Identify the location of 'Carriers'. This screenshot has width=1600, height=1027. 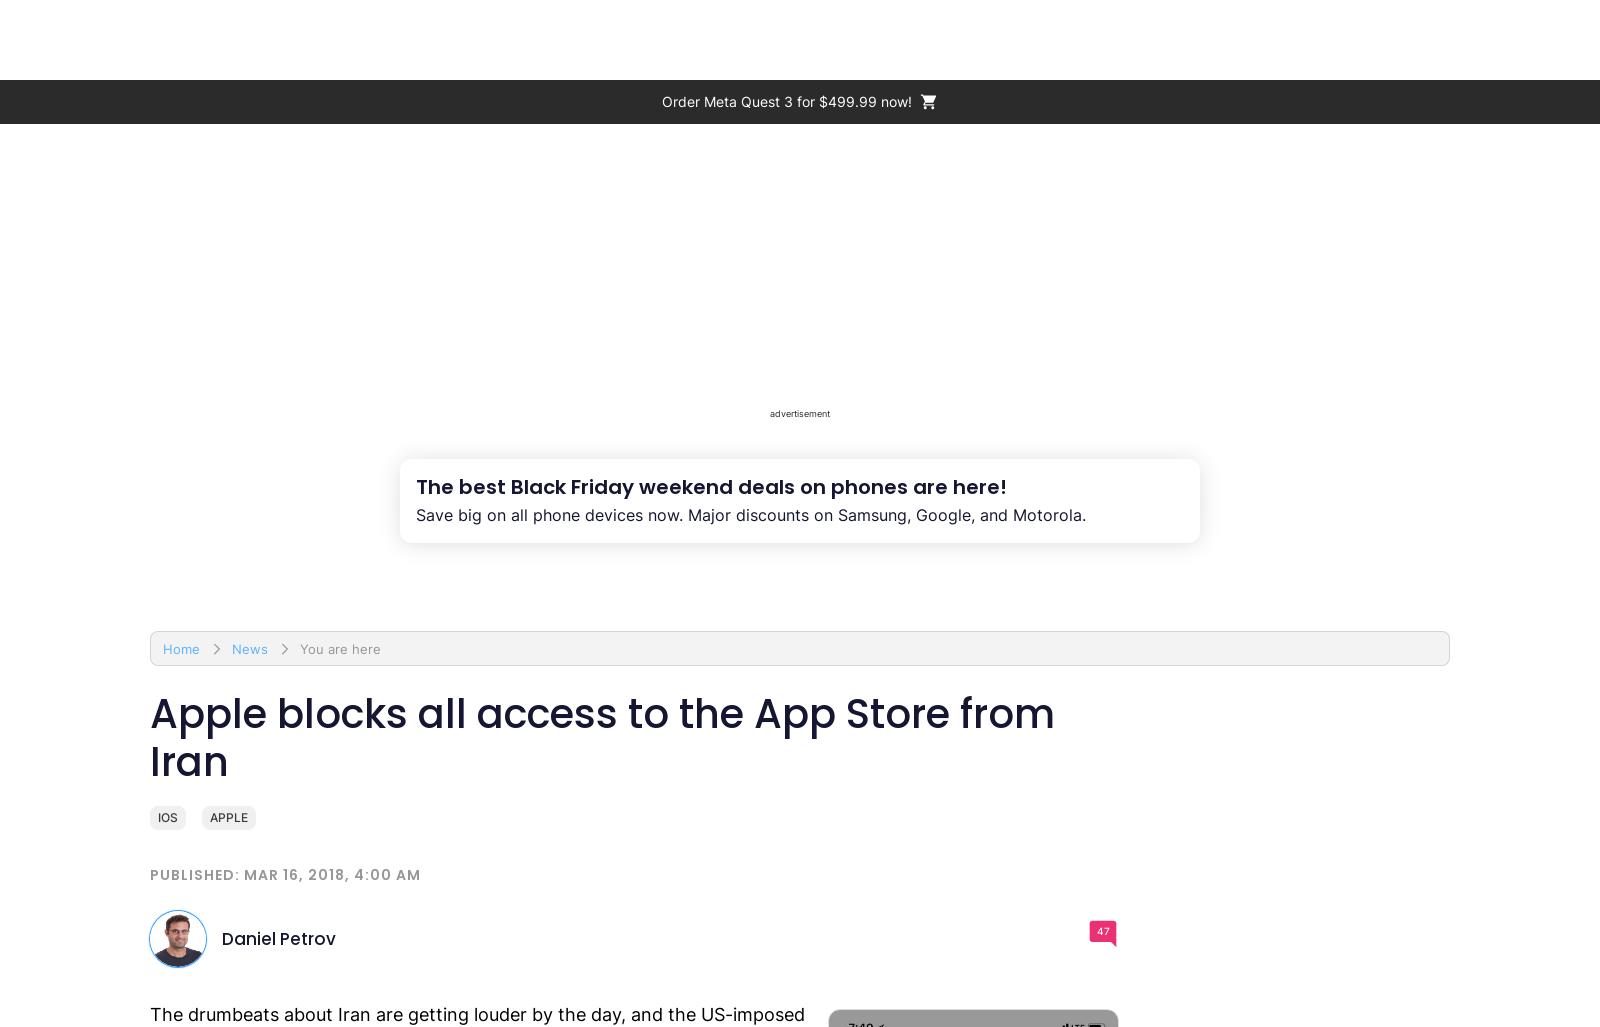
(1100, 39).